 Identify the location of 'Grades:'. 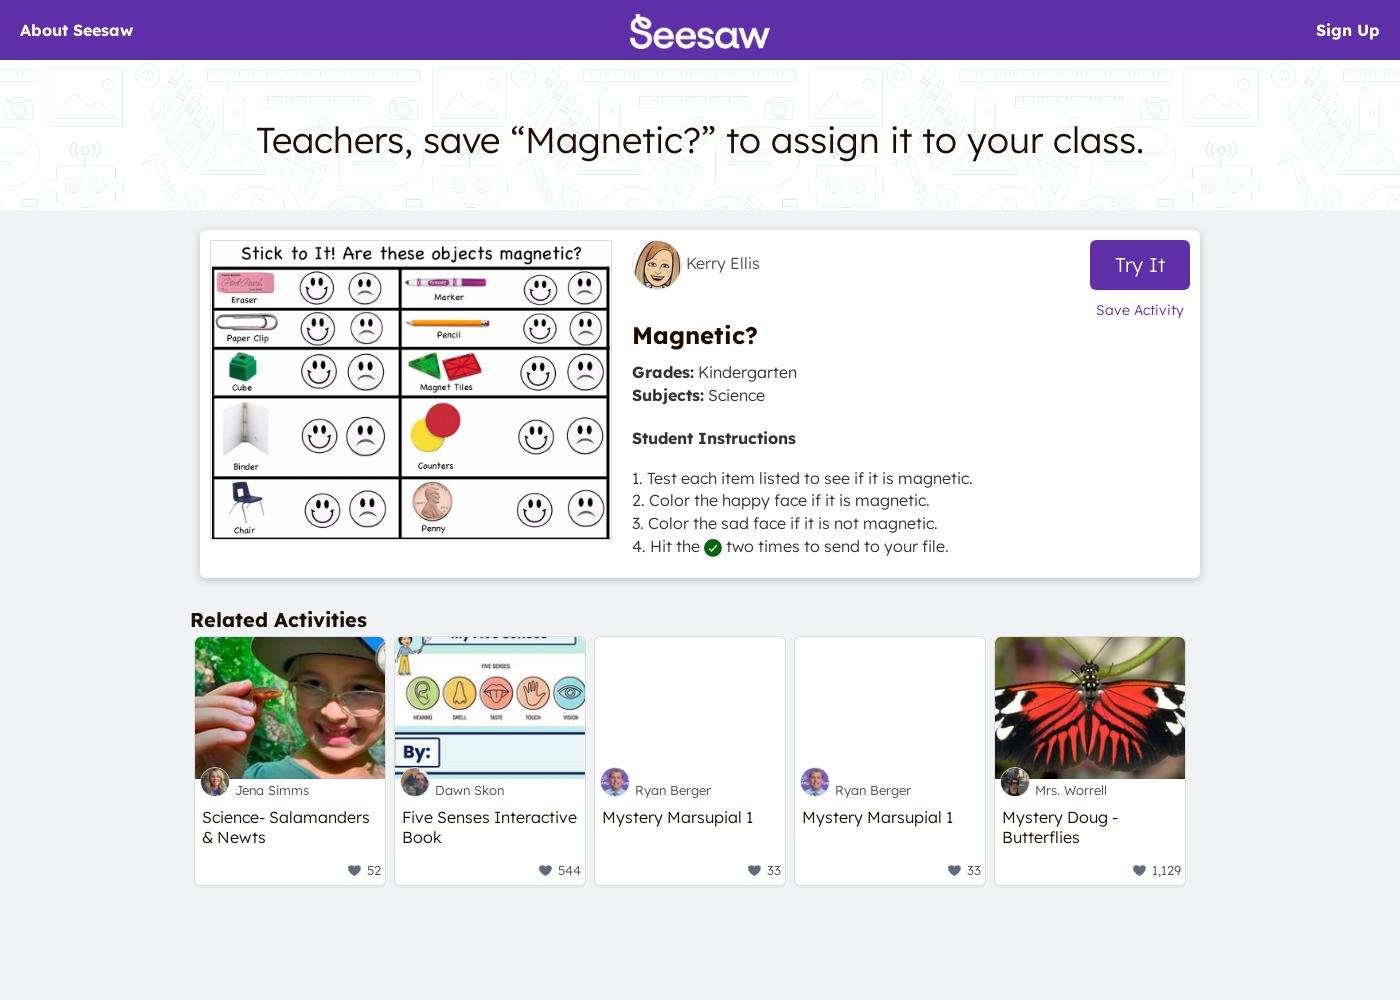
(631, 371).